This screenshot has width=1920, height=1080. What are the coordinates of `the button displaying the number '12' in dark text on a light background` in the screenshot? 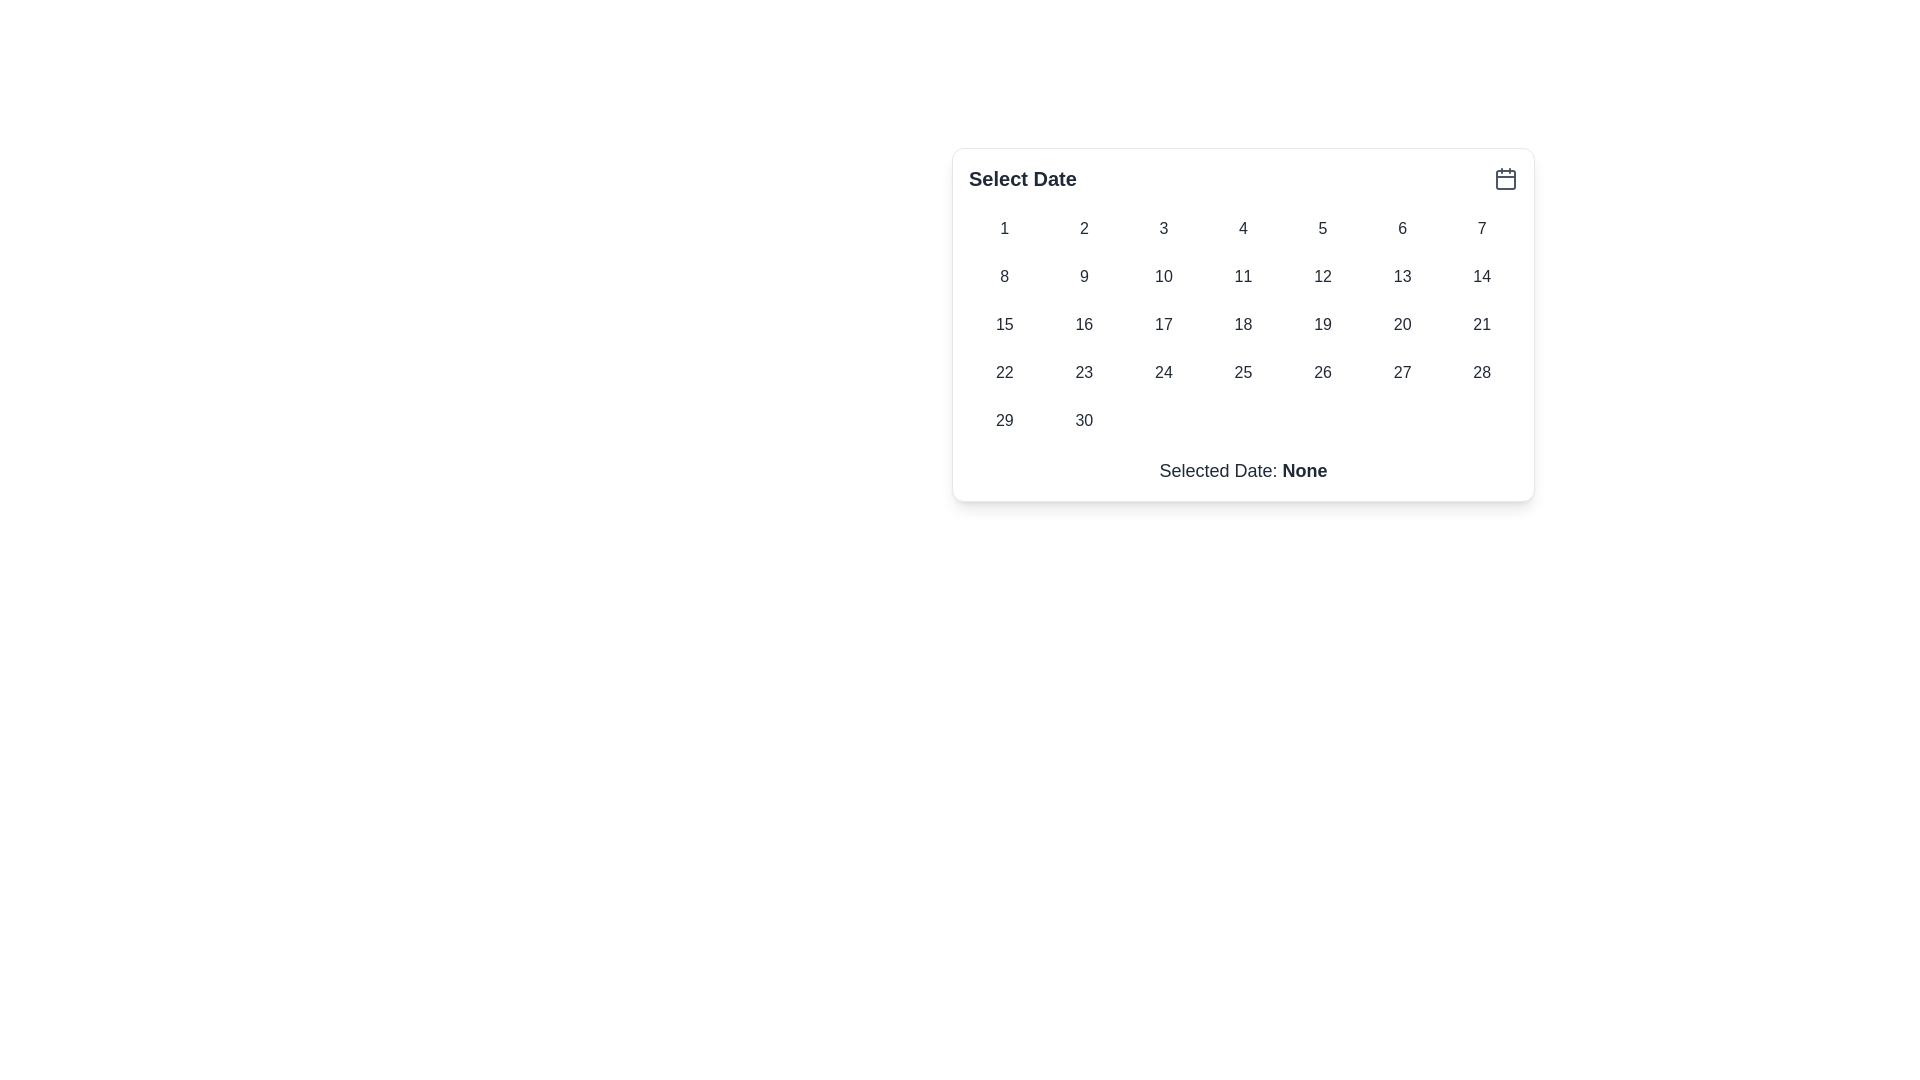 It's located at (1323, 277).